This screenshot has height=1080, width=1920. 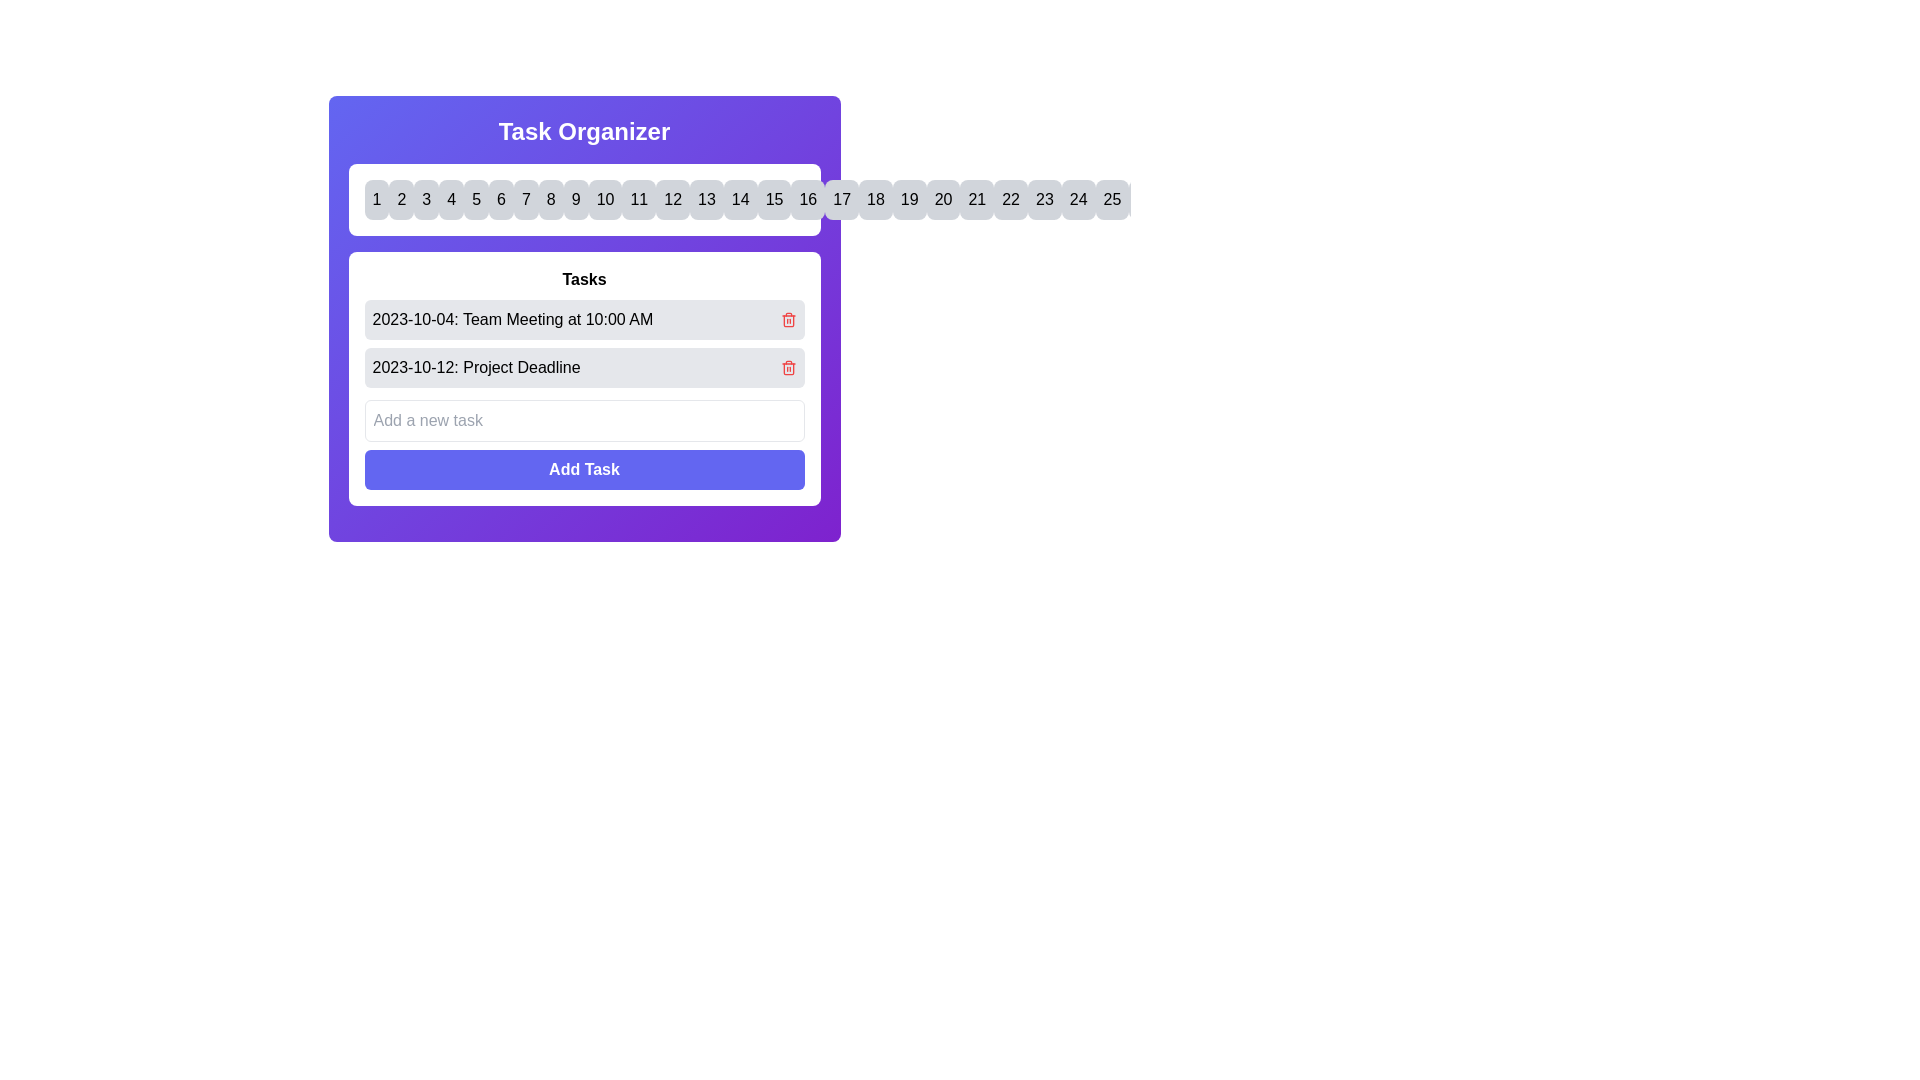 I want to click on the small rectangular button displaying the text '7' with a light gray background and rounded corners, so click(x=526, y=200).